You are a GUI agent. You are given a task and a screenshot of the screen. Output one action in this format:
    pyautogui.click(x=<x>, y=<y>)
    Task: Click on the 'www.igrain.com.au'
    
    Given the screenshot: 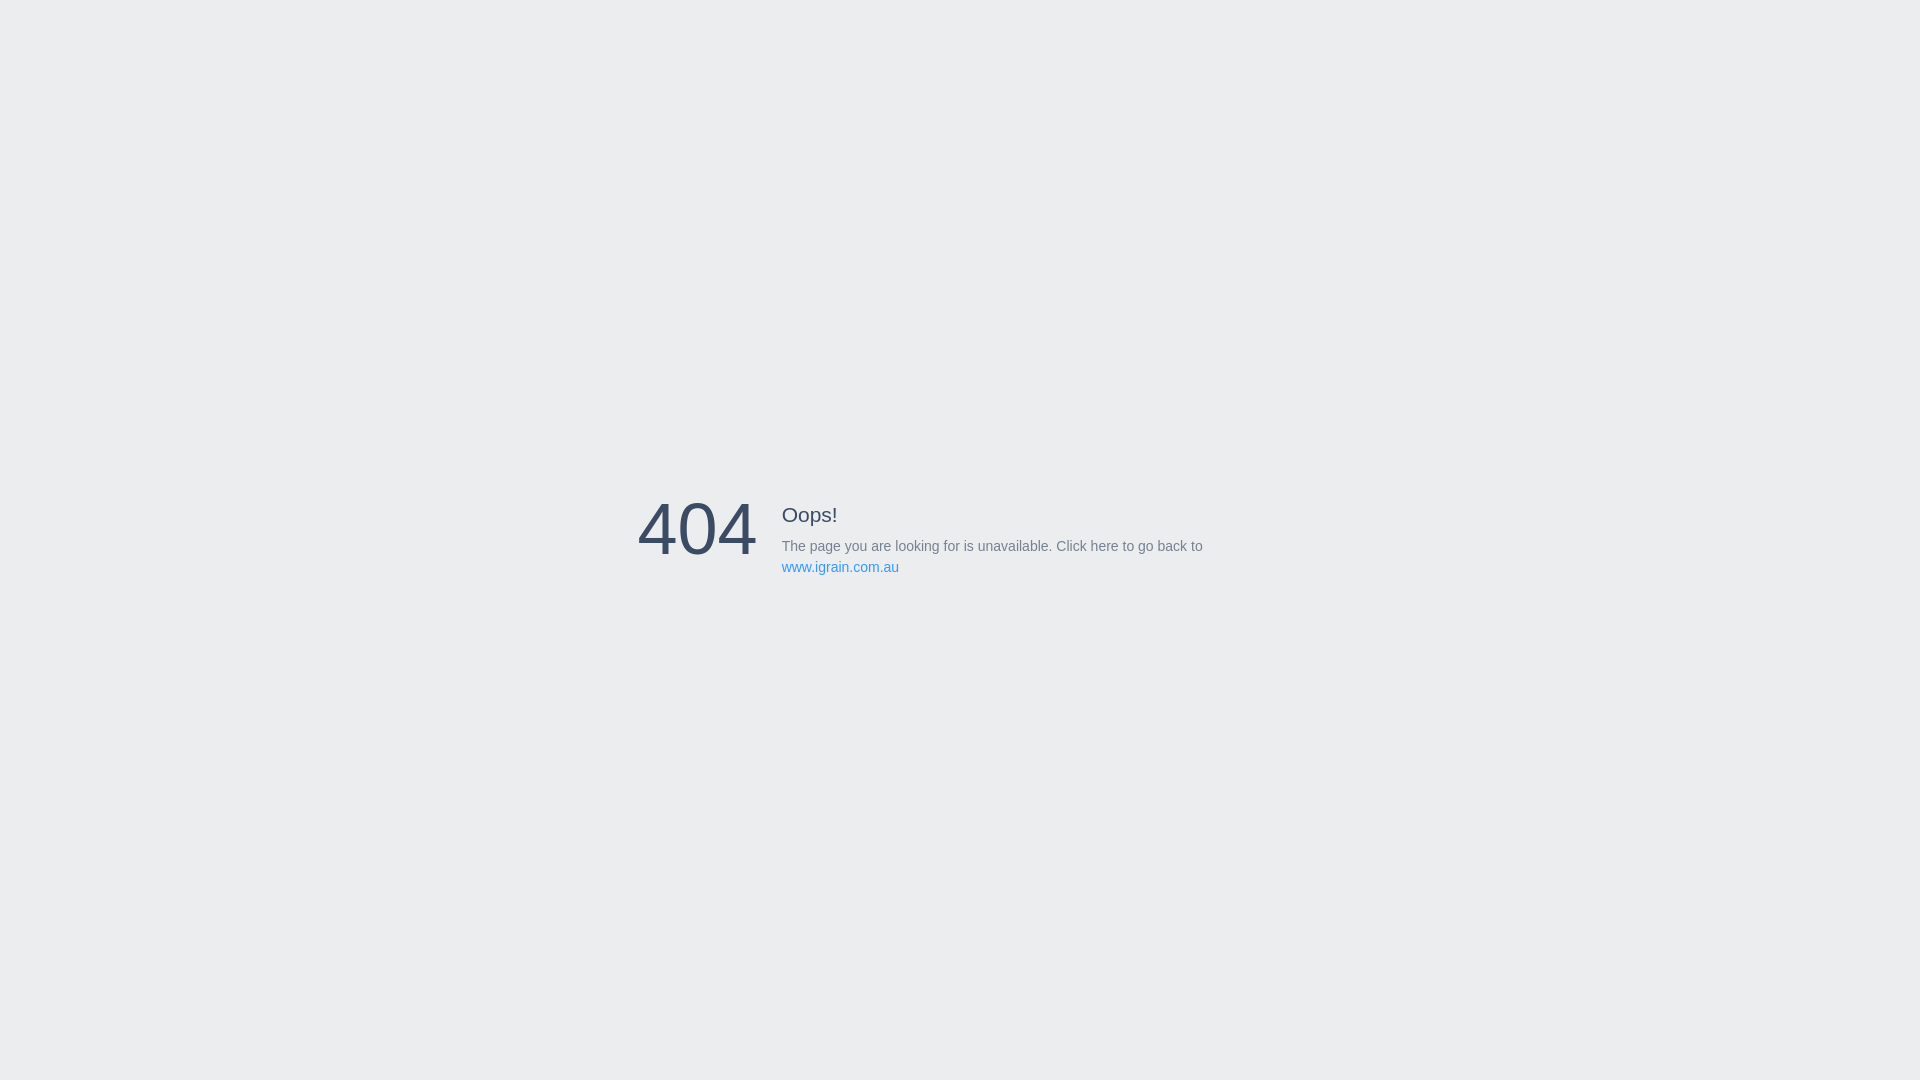 What is the action you would take?
    pyautogui.click(x=840, y=567)
    